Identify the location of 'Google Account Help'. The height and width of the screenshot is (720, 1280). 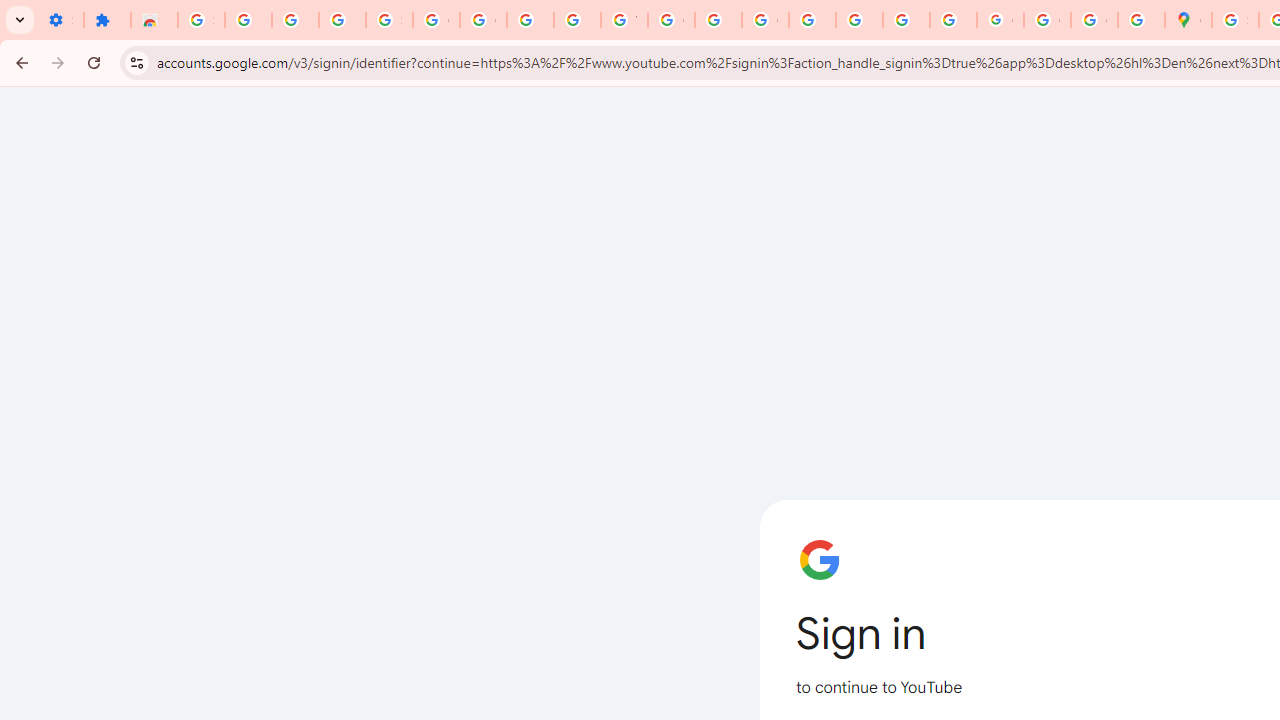
(483, 20).